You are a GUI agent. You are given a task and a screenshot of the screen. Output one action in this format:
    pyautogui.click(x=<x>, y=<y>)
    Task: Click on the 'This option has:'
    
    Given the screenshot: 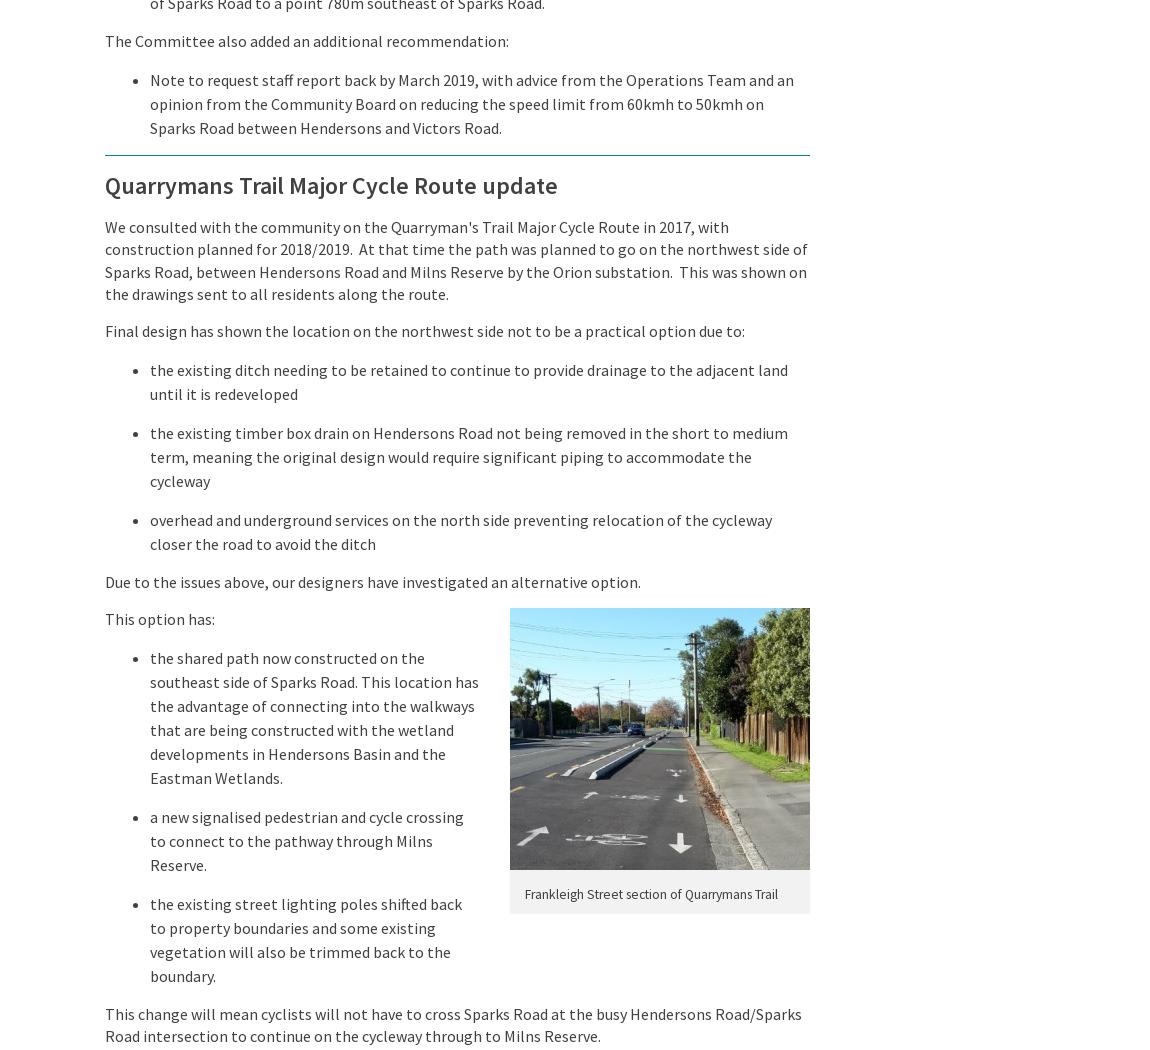 What is the action you would take?
    pyautogui.click(x=158, y=618)
    